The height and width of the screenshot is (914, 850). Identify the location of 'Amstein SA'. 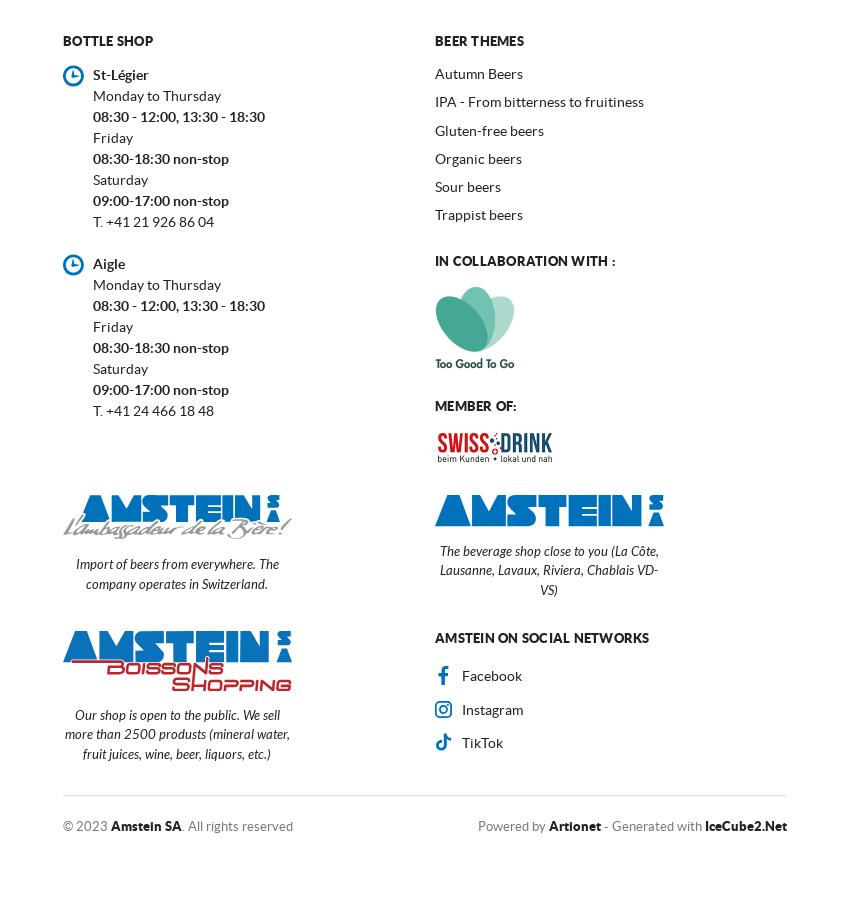
(110, 826).